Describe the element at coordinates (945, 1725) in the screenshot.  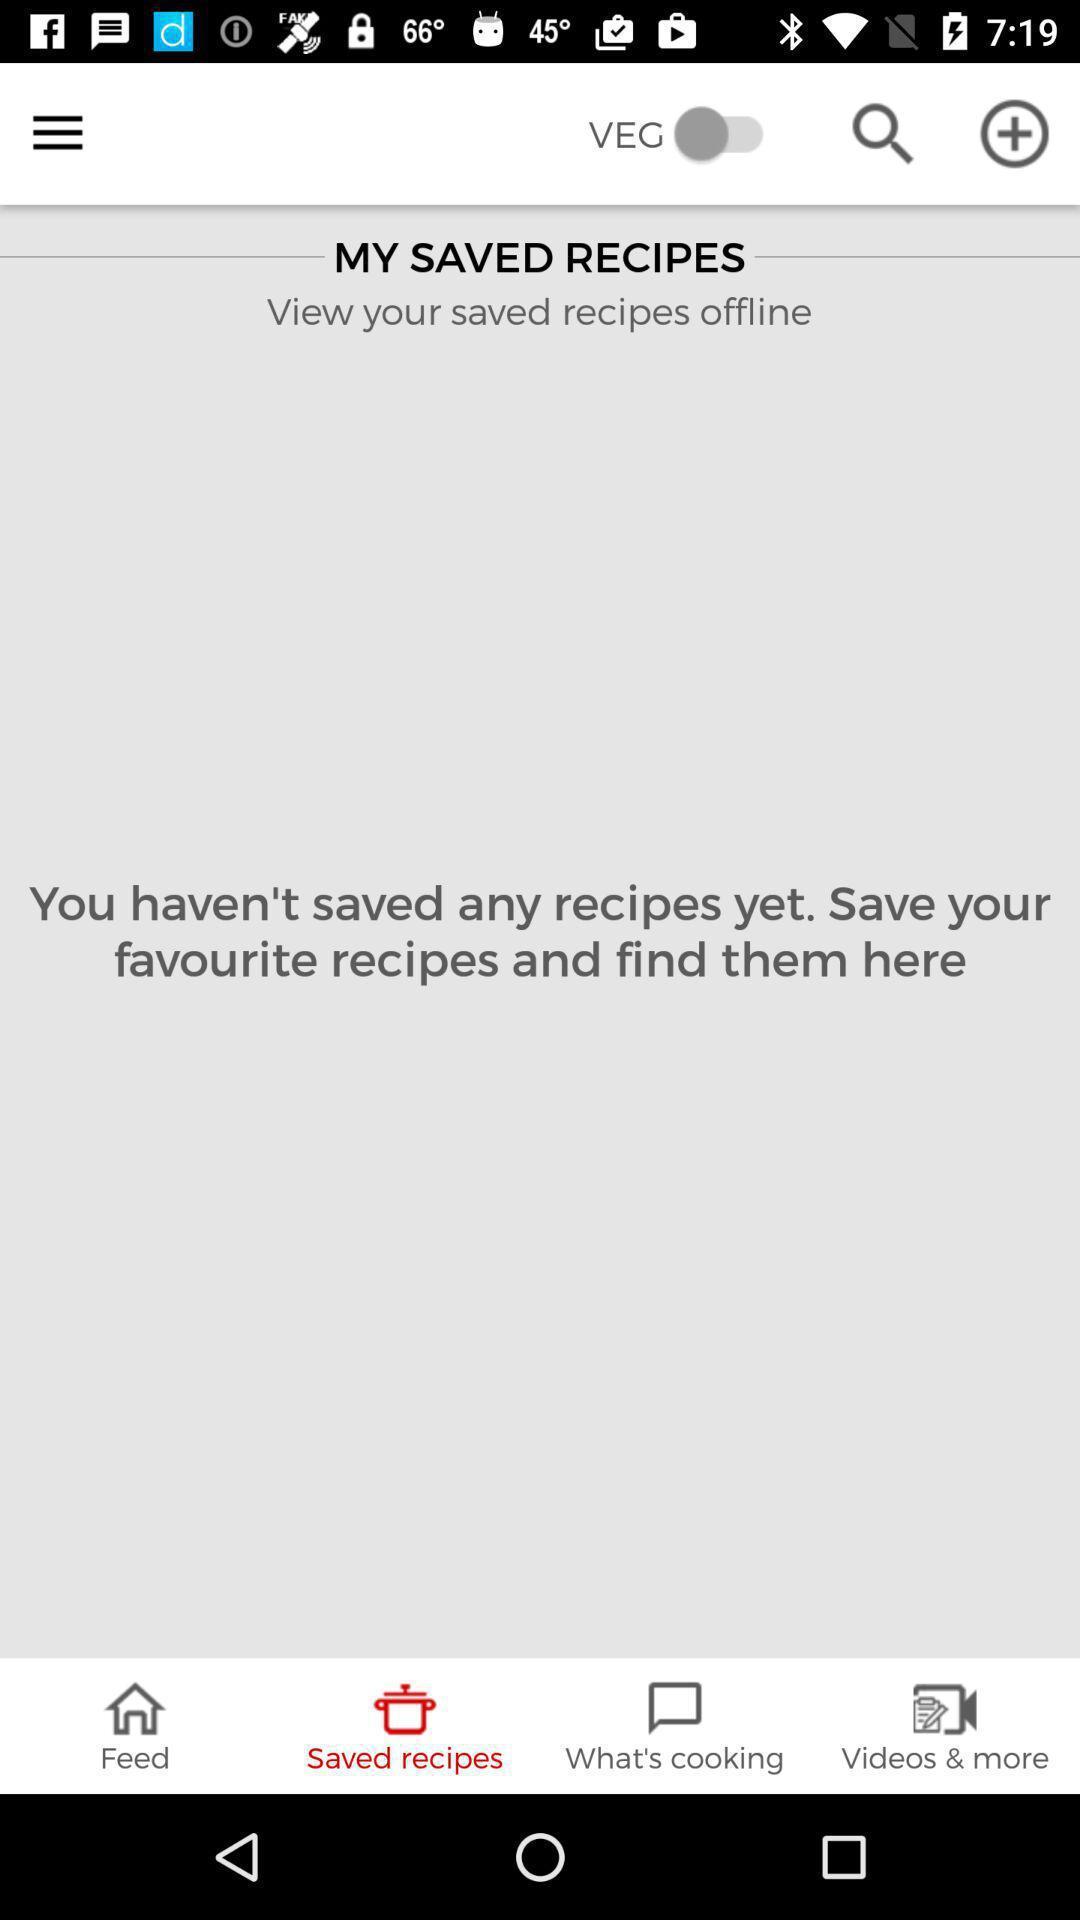
I see `item next to the what's cooking item` at that location.